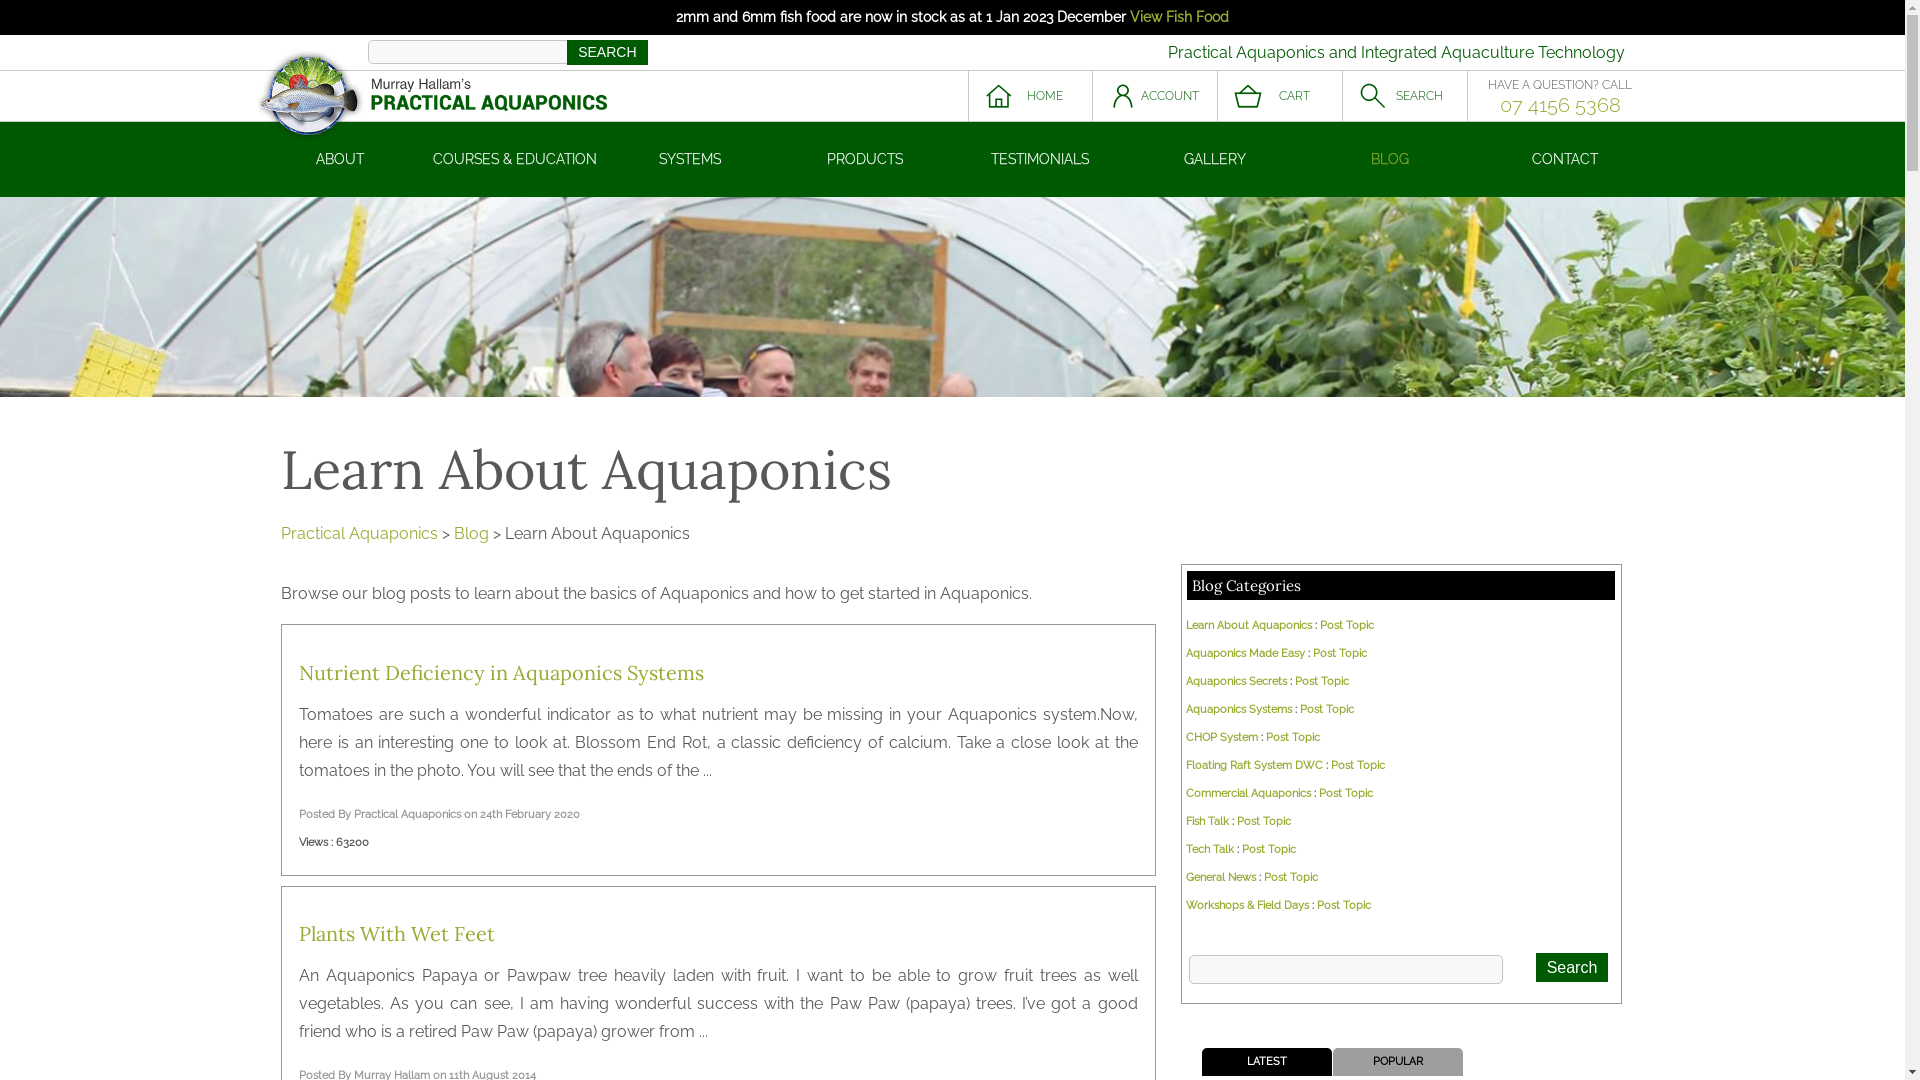  Describe the element at coordinates (865, 158) in the screenshot. I see `'PRODUCTS'` at that location.